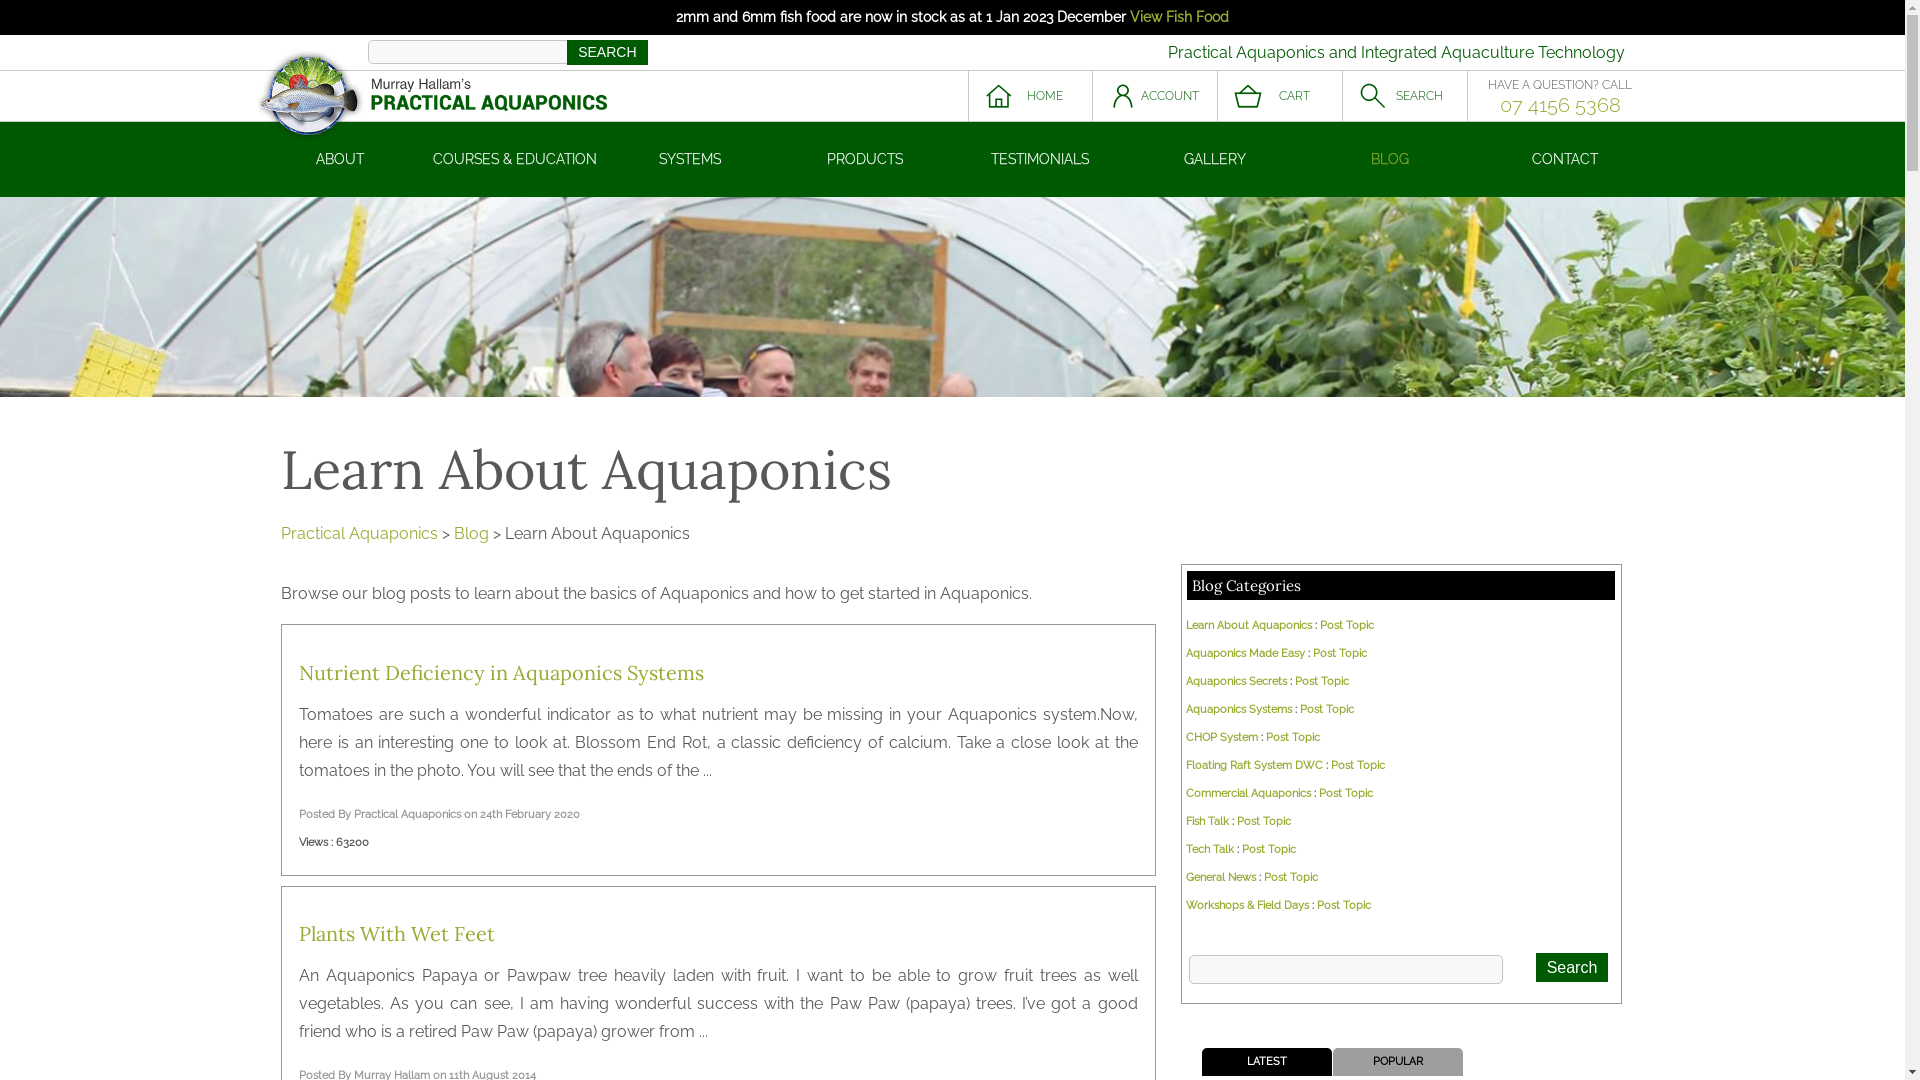  Describe the element at coordinates (865, 158) in the screenshot. I see `'PRODUCTS'` at that location.